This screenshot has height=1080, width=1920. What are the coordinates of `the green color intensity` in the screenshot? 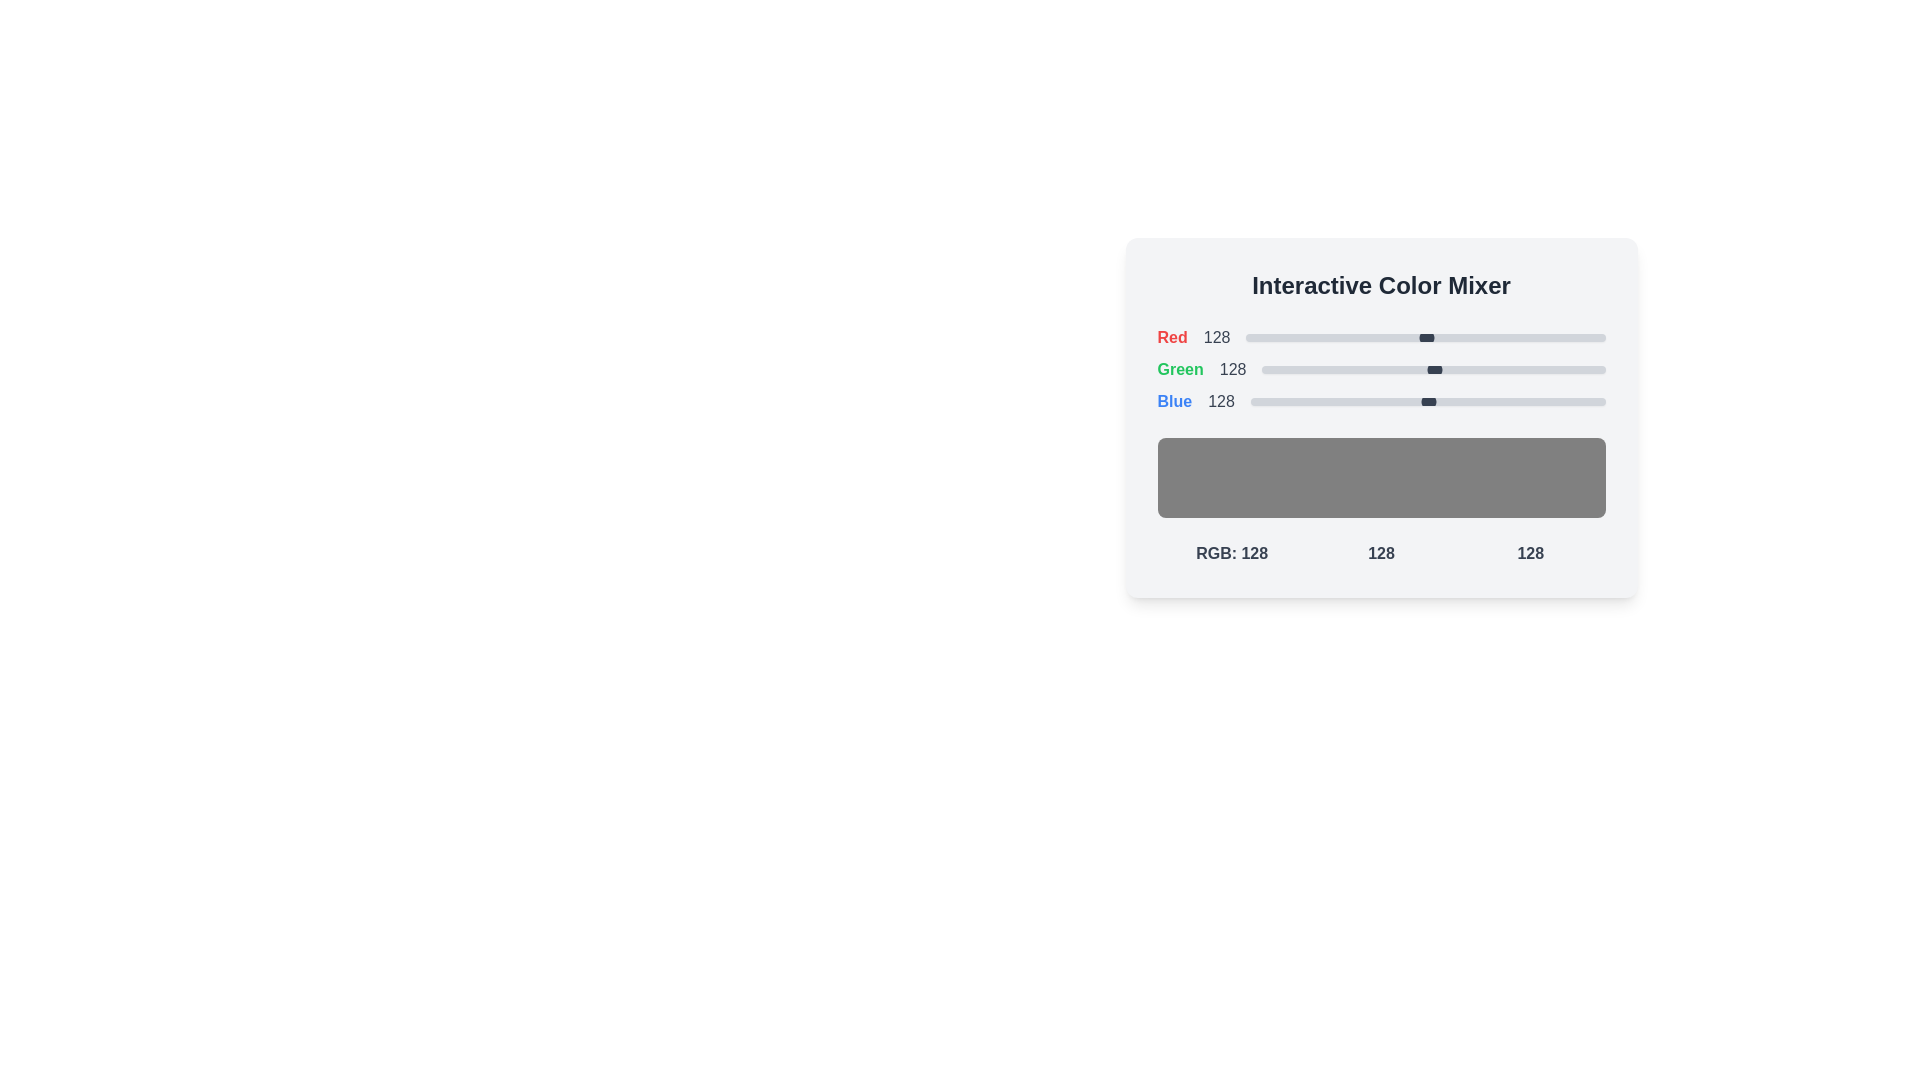 It's located at (1381, 370).